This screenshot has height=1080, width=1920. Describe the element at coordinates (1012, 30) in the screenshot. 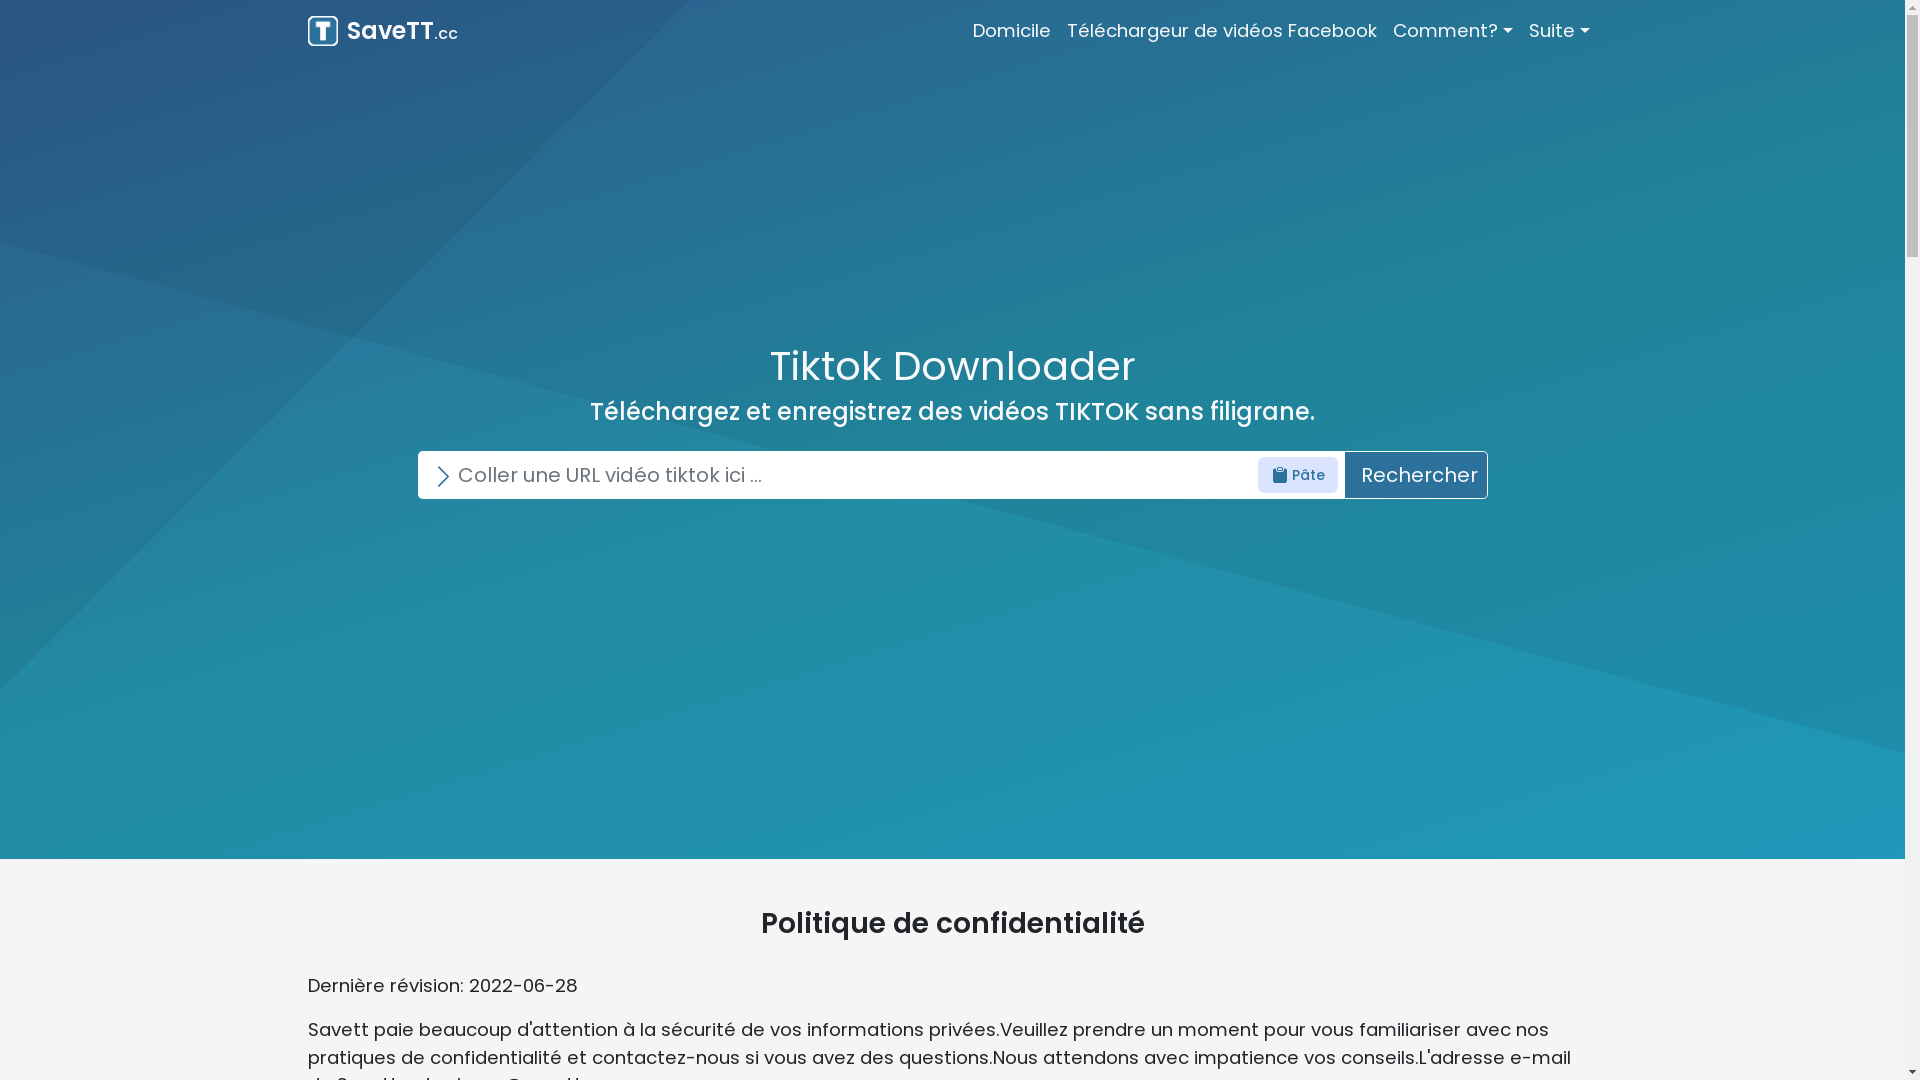

I see `'Domicile'` at that location.